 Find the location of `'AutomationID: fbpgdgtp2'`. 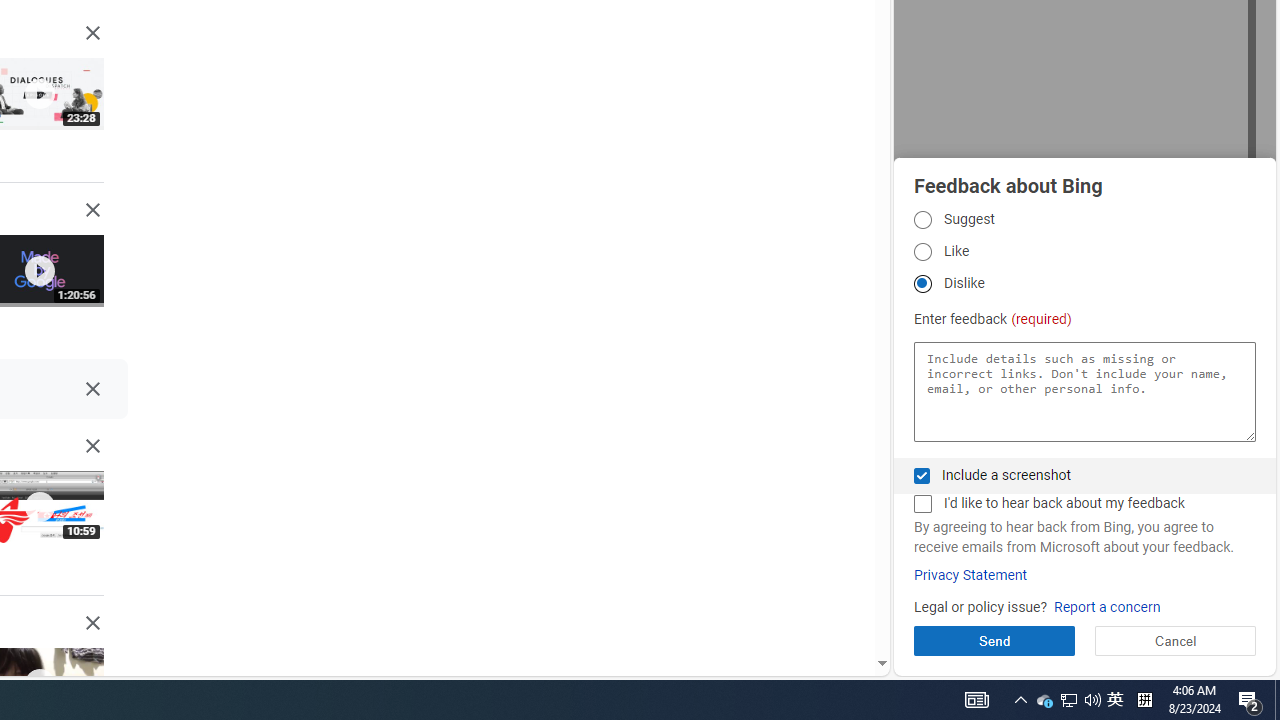

'AutomationID: fbpgdgtp2' is located at coordinates (921, 250).